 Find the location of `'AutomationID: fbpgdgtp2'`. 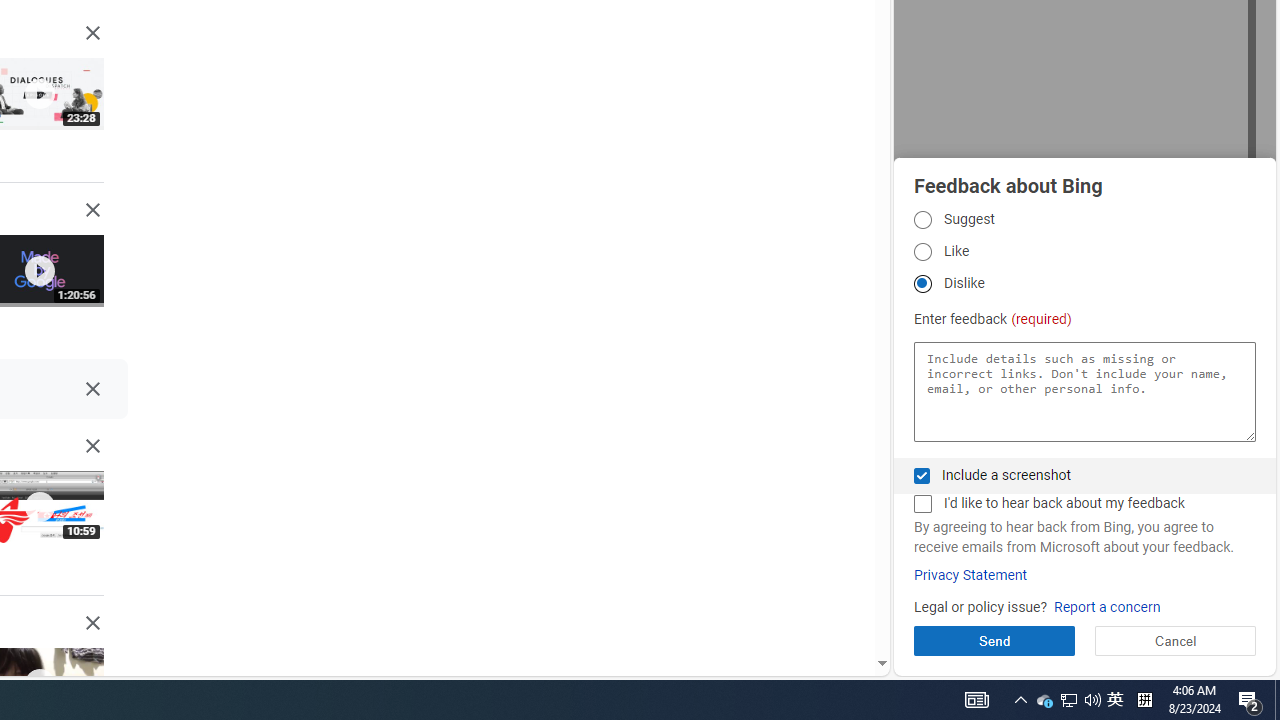

'AutomationID: fbpgdgtp2' is located at coordinates (921, 250).